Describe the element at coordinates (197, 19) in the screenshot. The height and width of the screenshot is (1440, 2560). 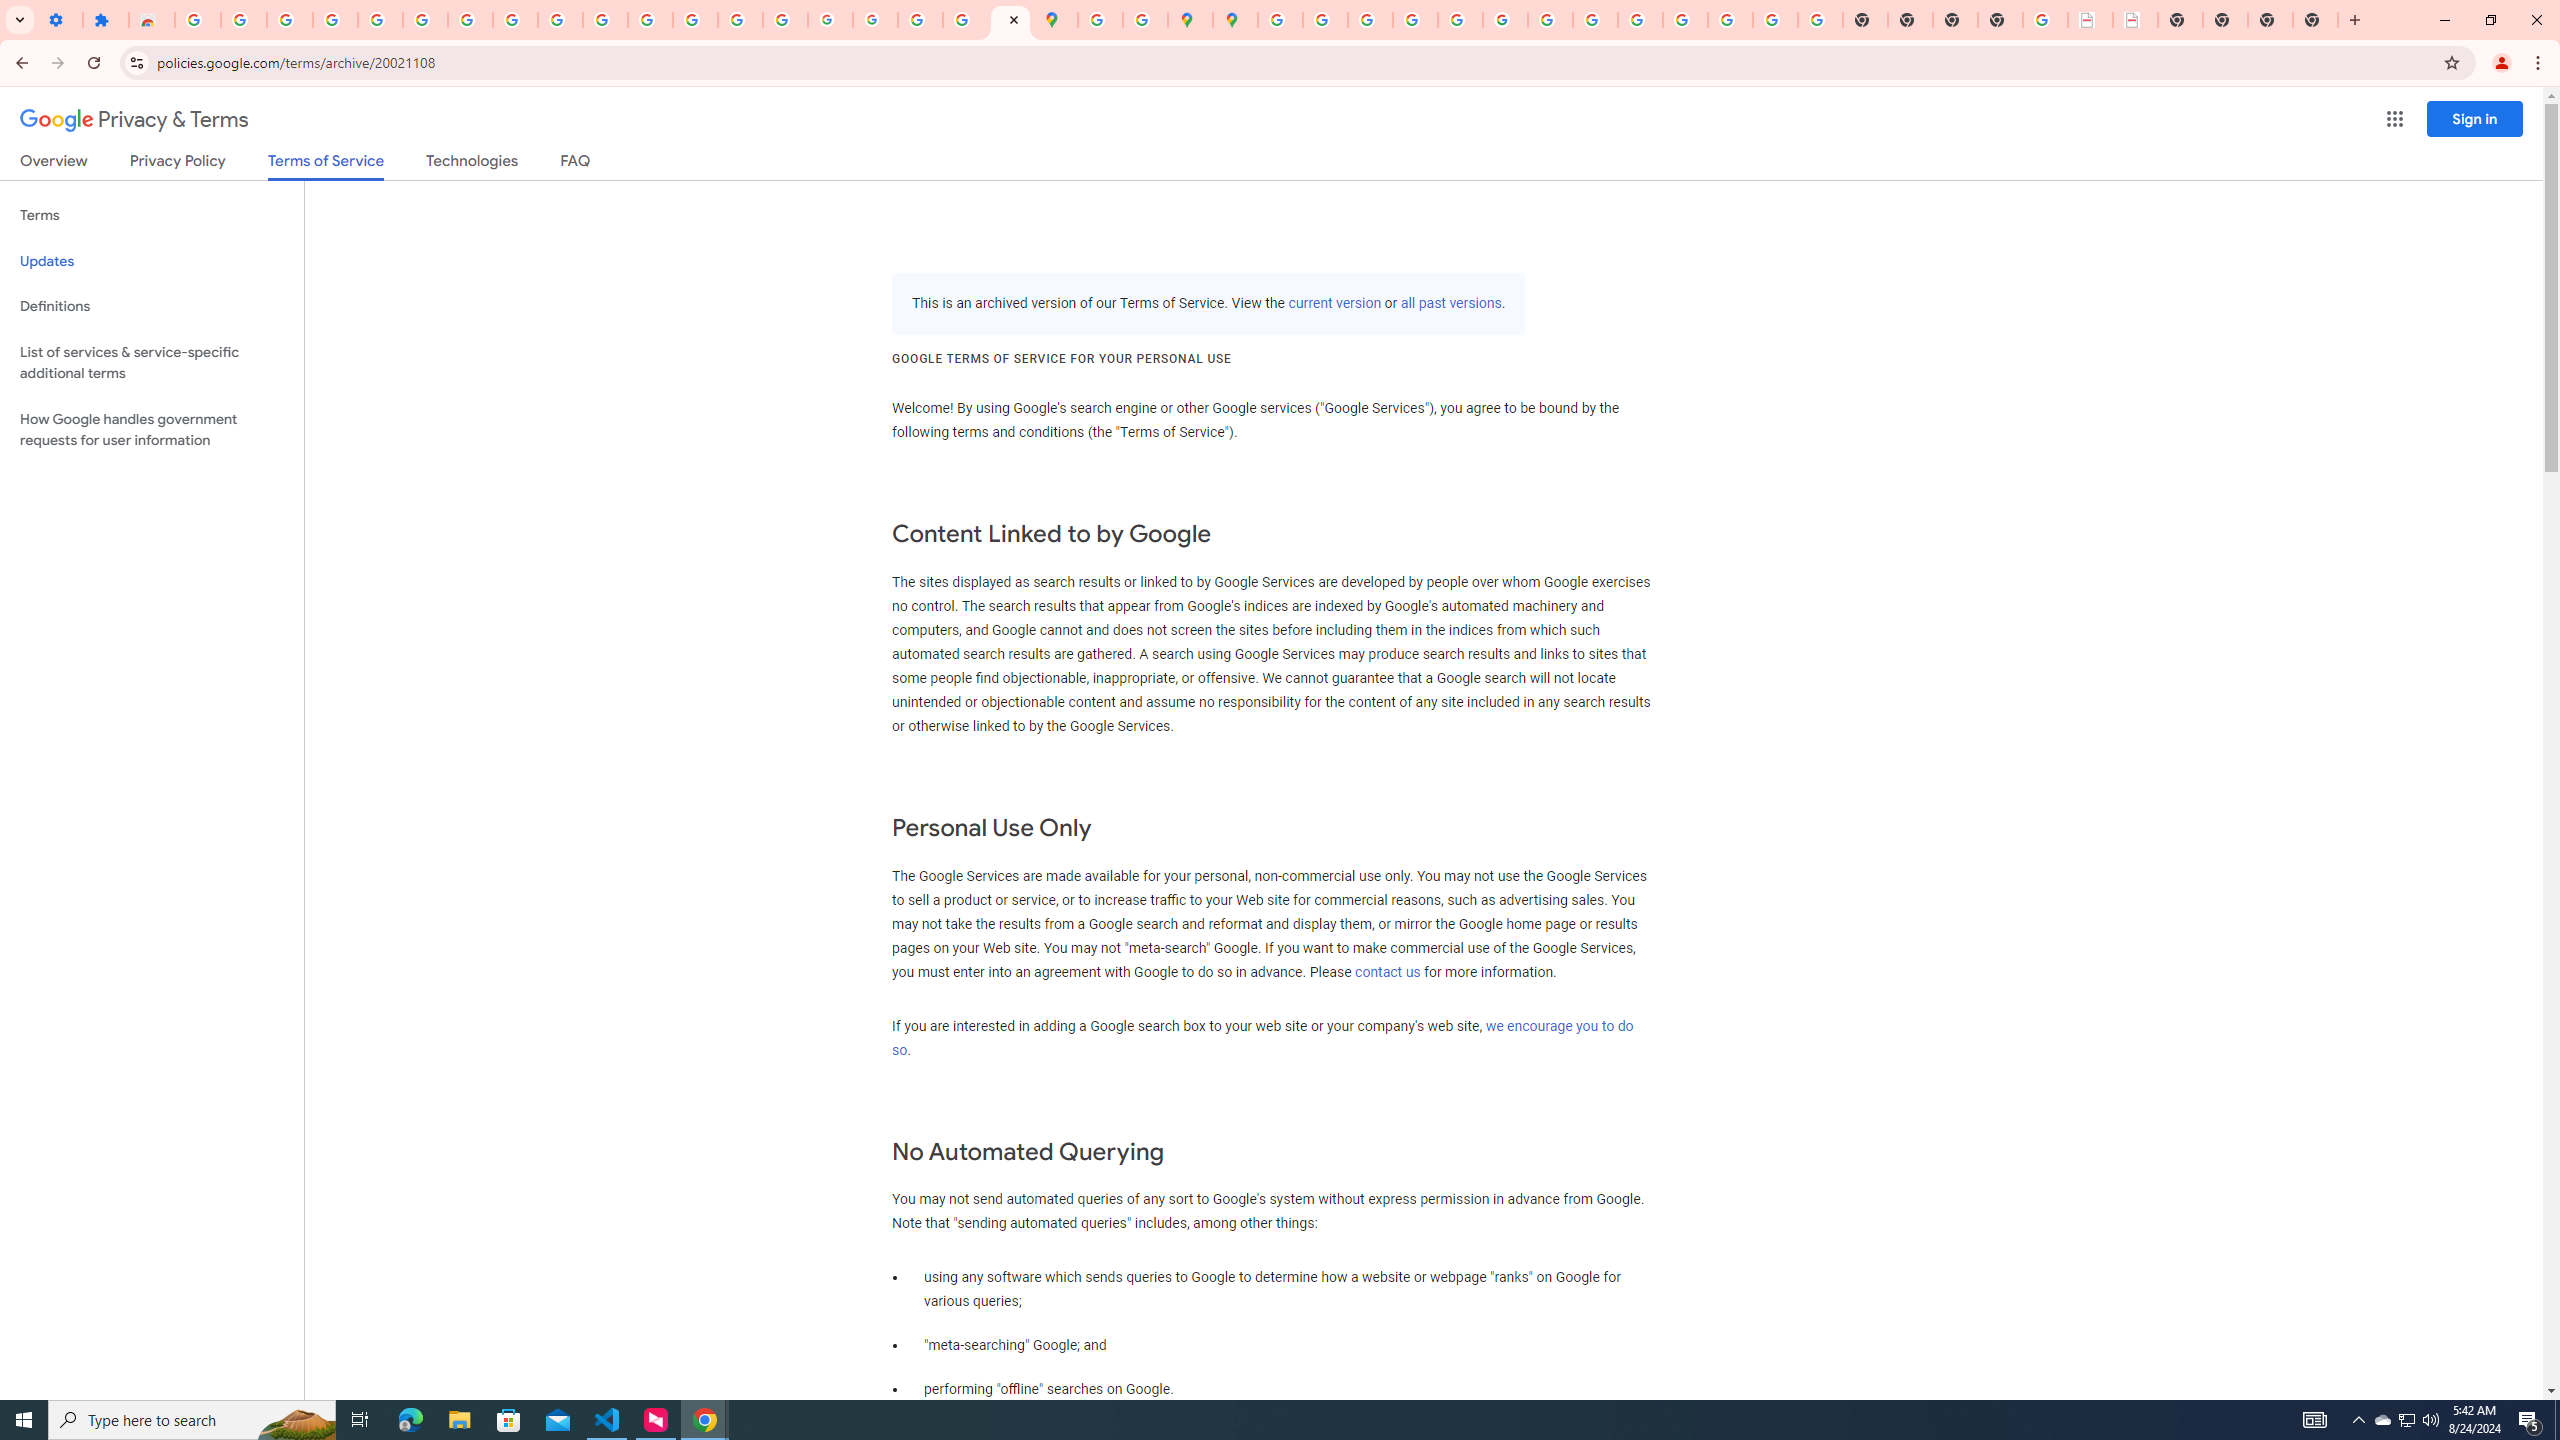
I see `'Sign in - Google Accounts'` at that location.